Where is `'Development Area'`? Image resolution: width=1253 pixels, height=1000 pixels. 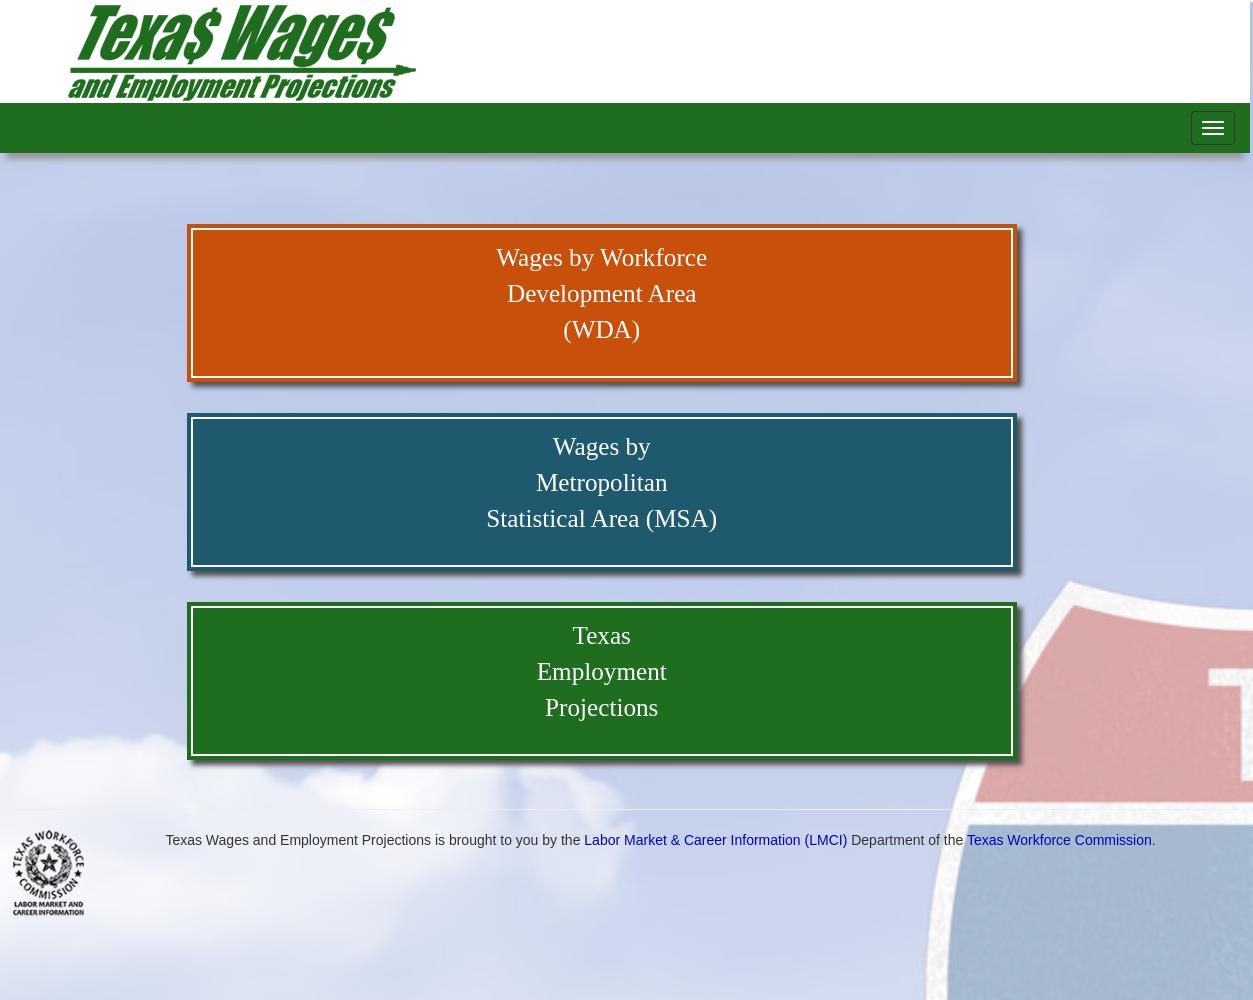
'Development Area' is located at coordinates (600, 293).